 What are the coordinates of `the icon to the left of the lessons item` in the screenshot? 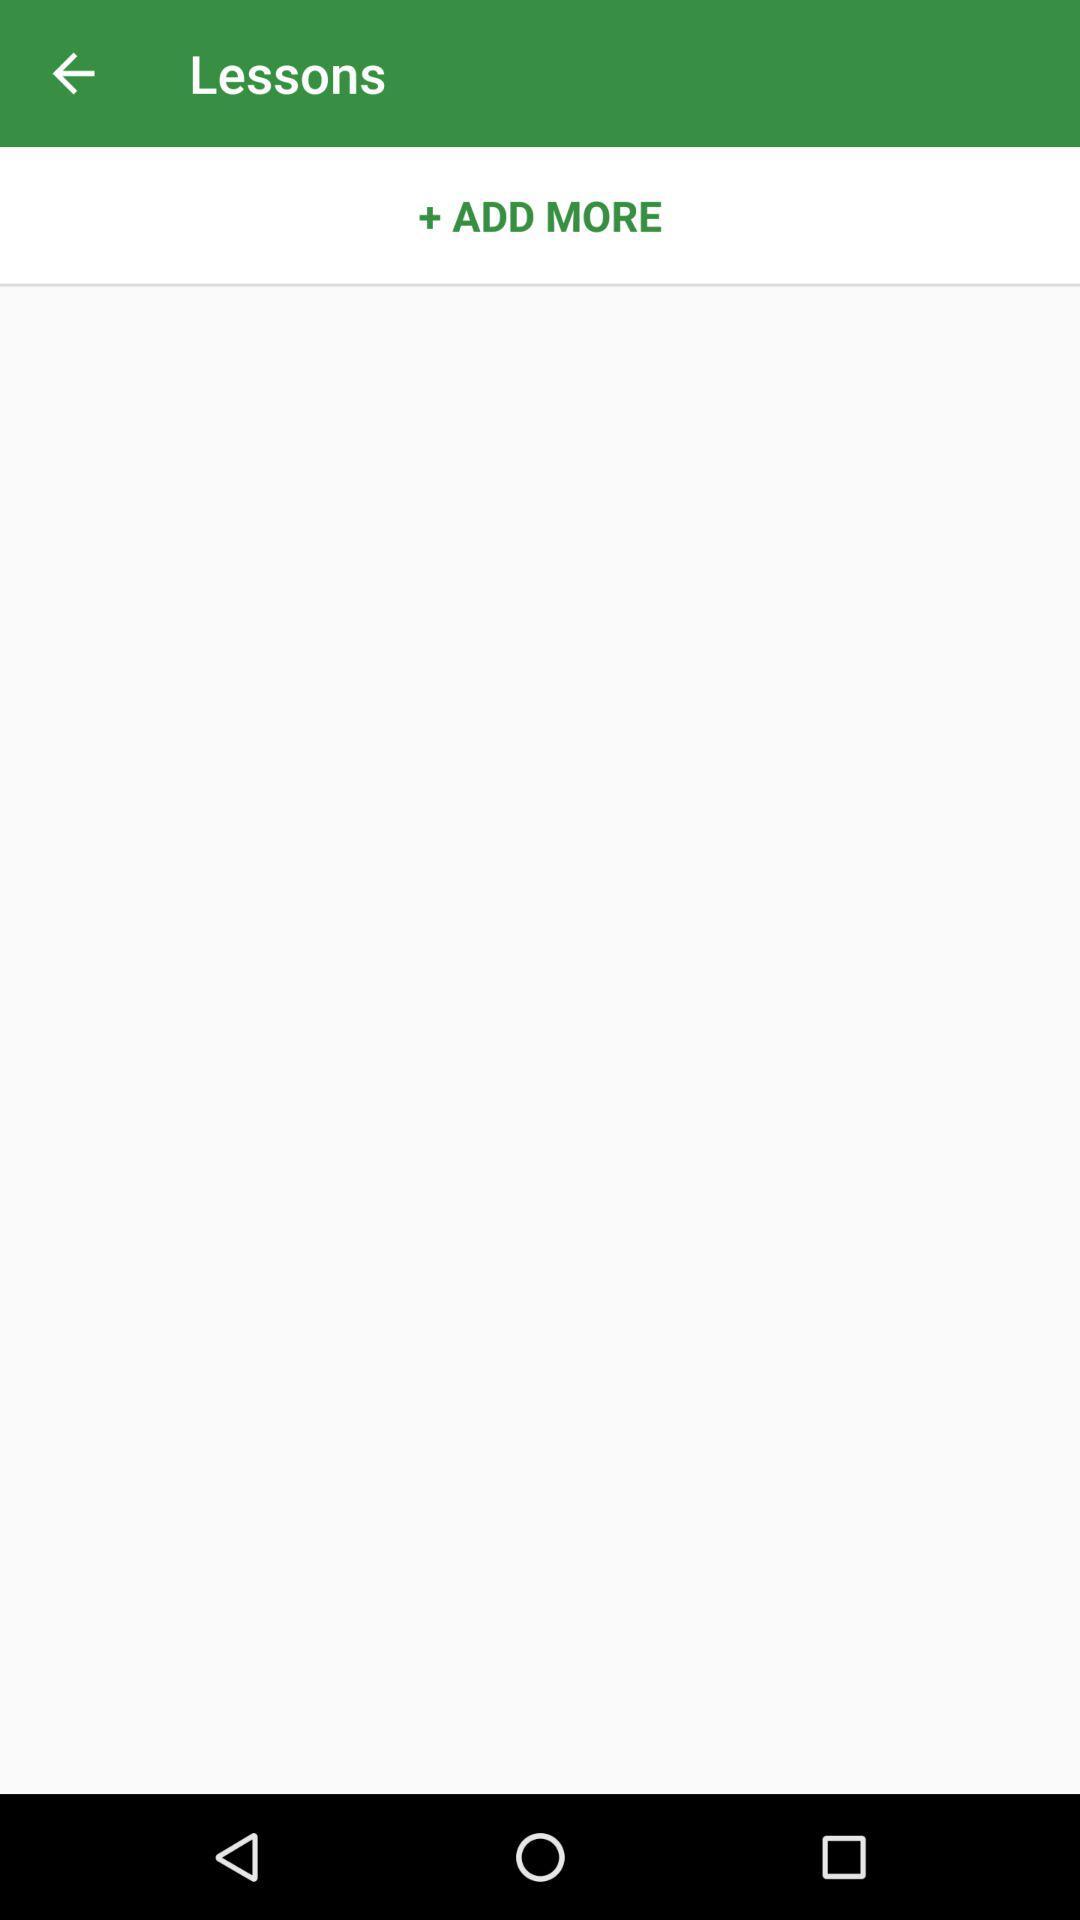 It's located at (72, 73).